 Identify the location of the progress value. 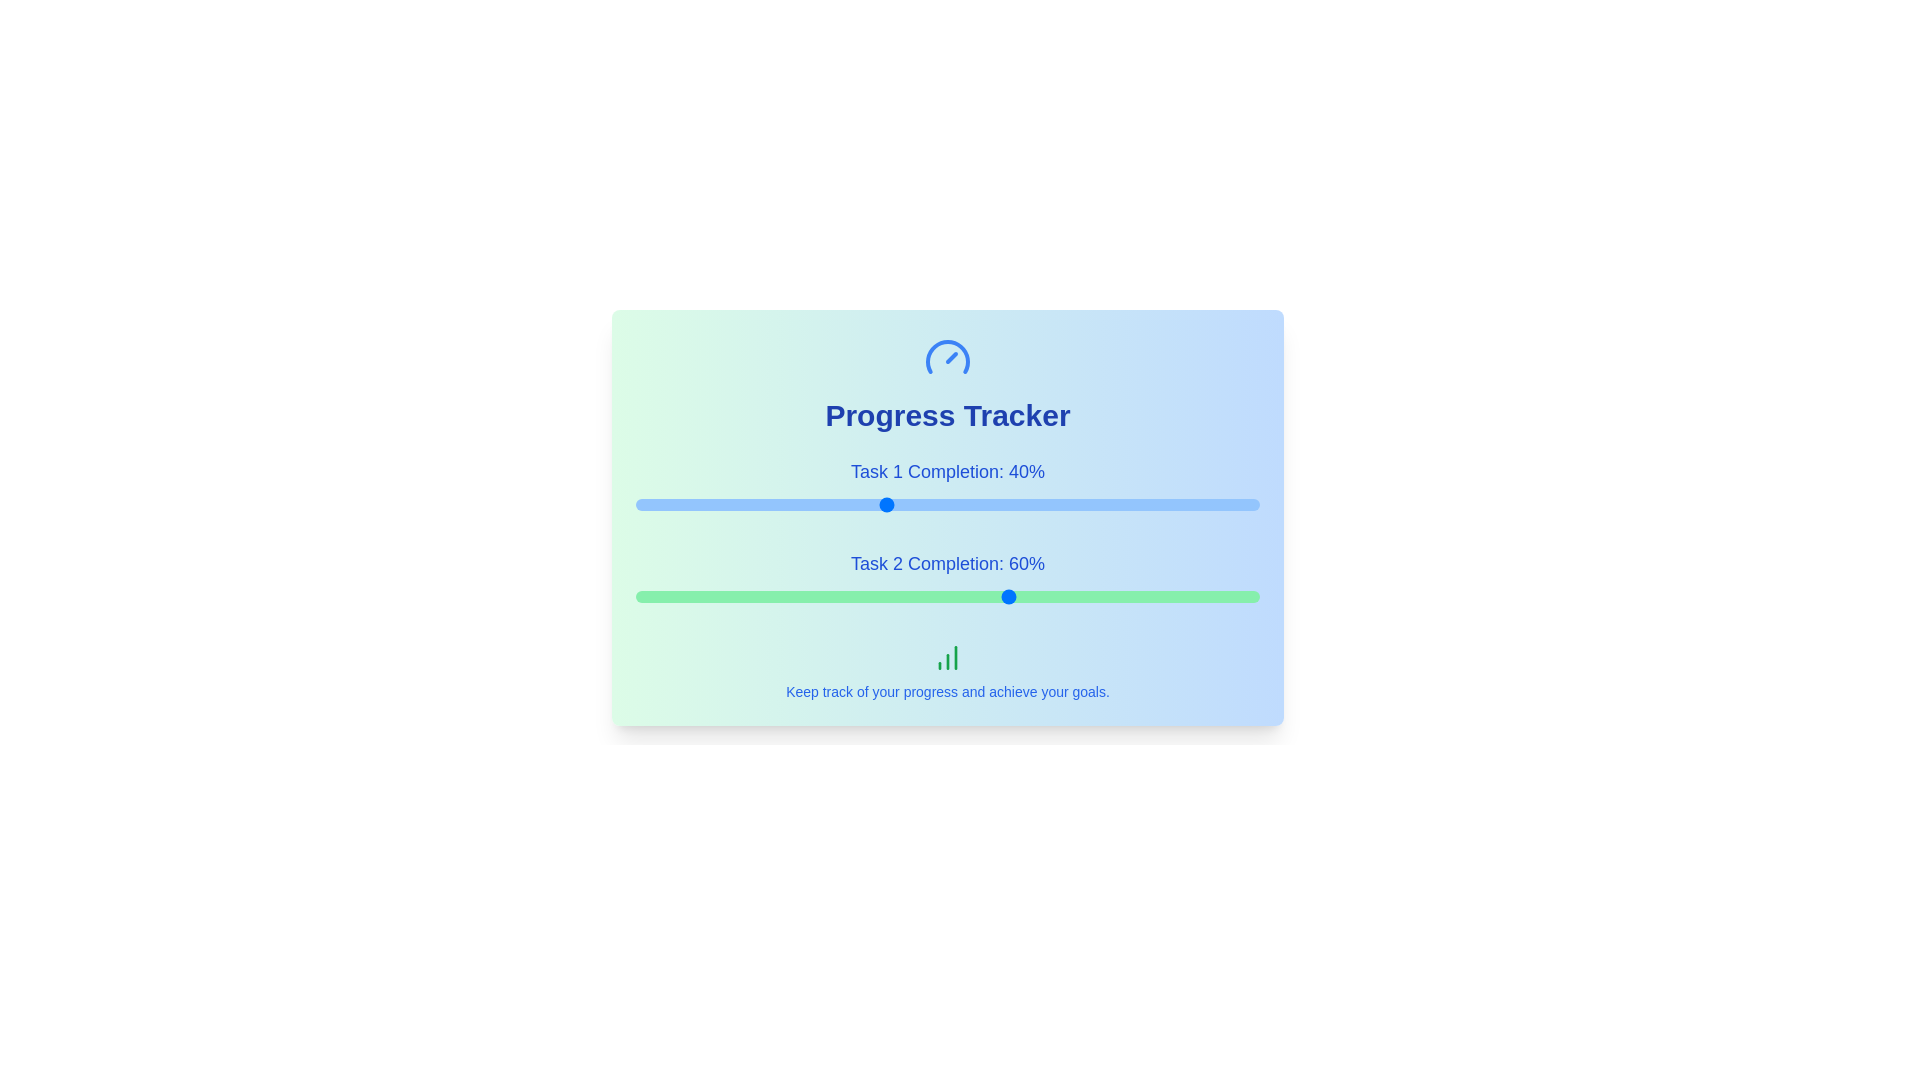
(1084, 504).